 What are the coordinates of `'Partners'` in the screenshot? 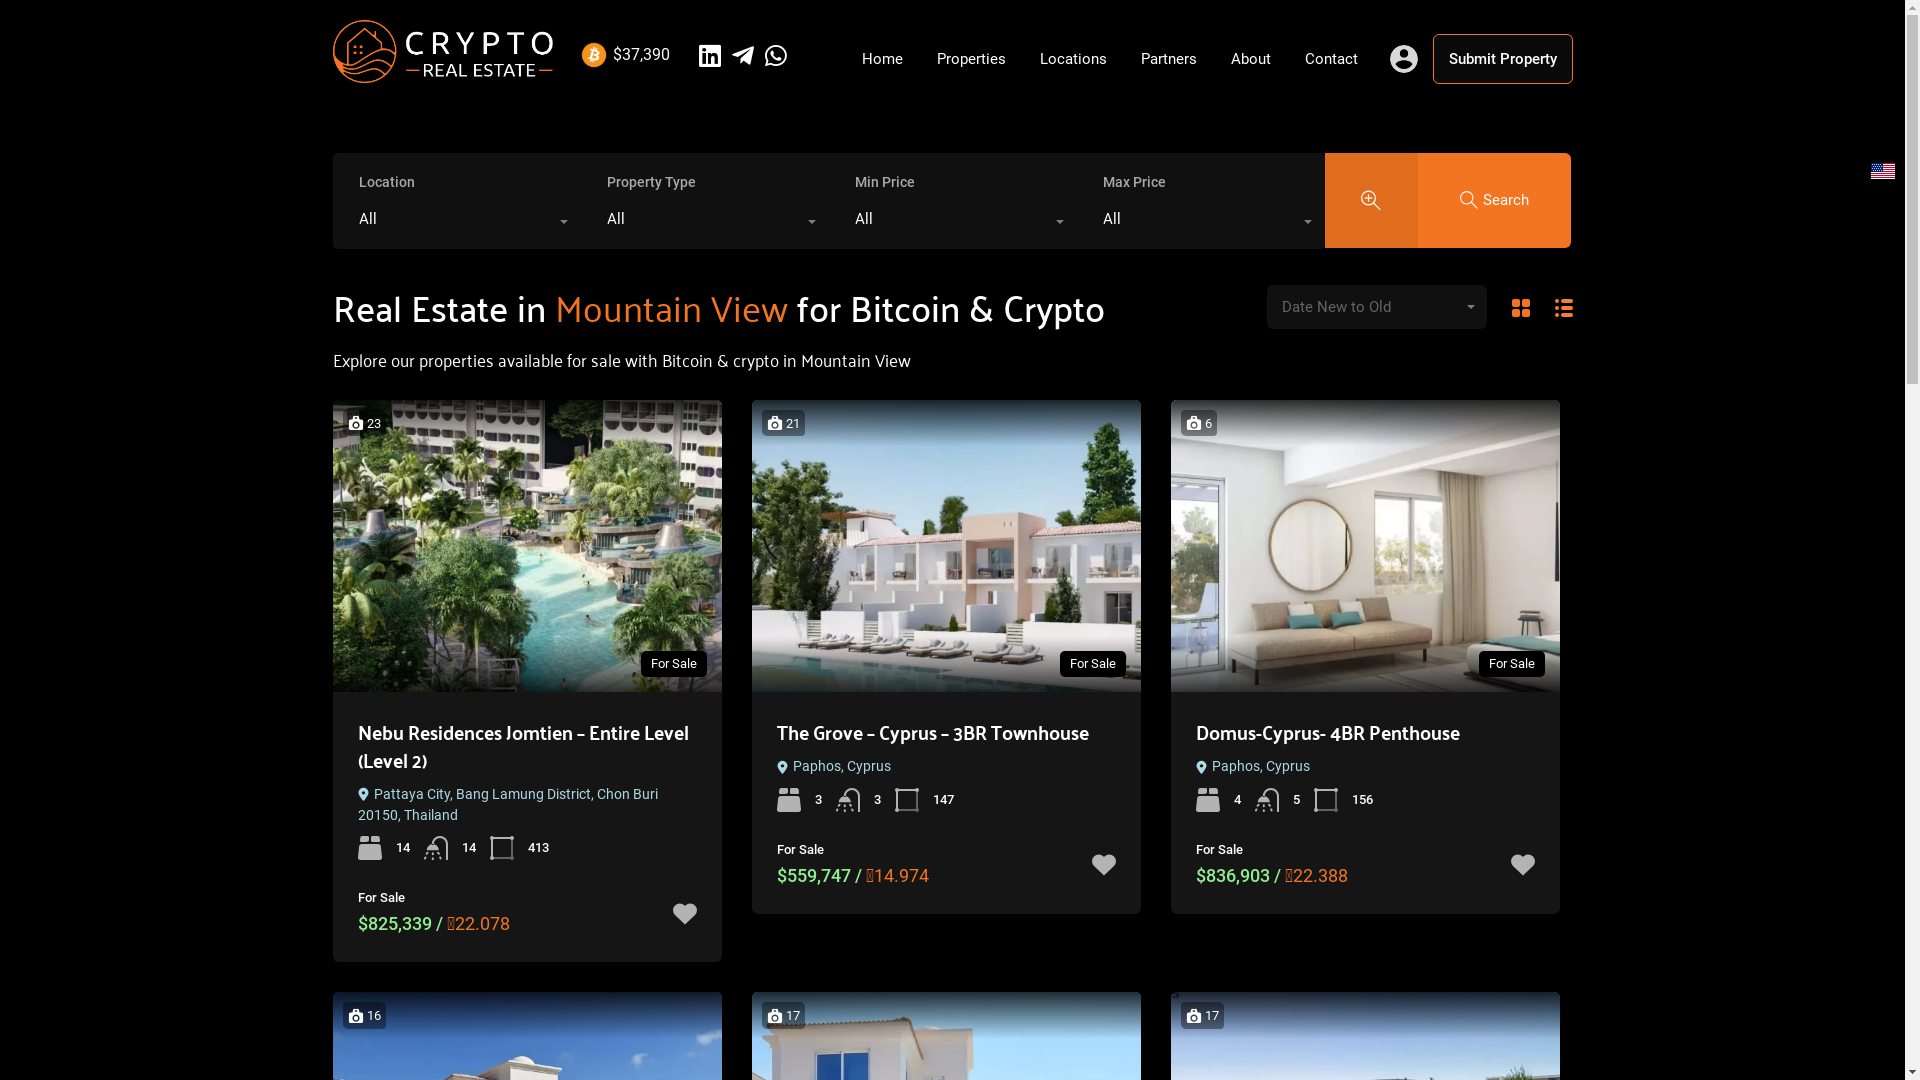 It's located at (1169, 57).